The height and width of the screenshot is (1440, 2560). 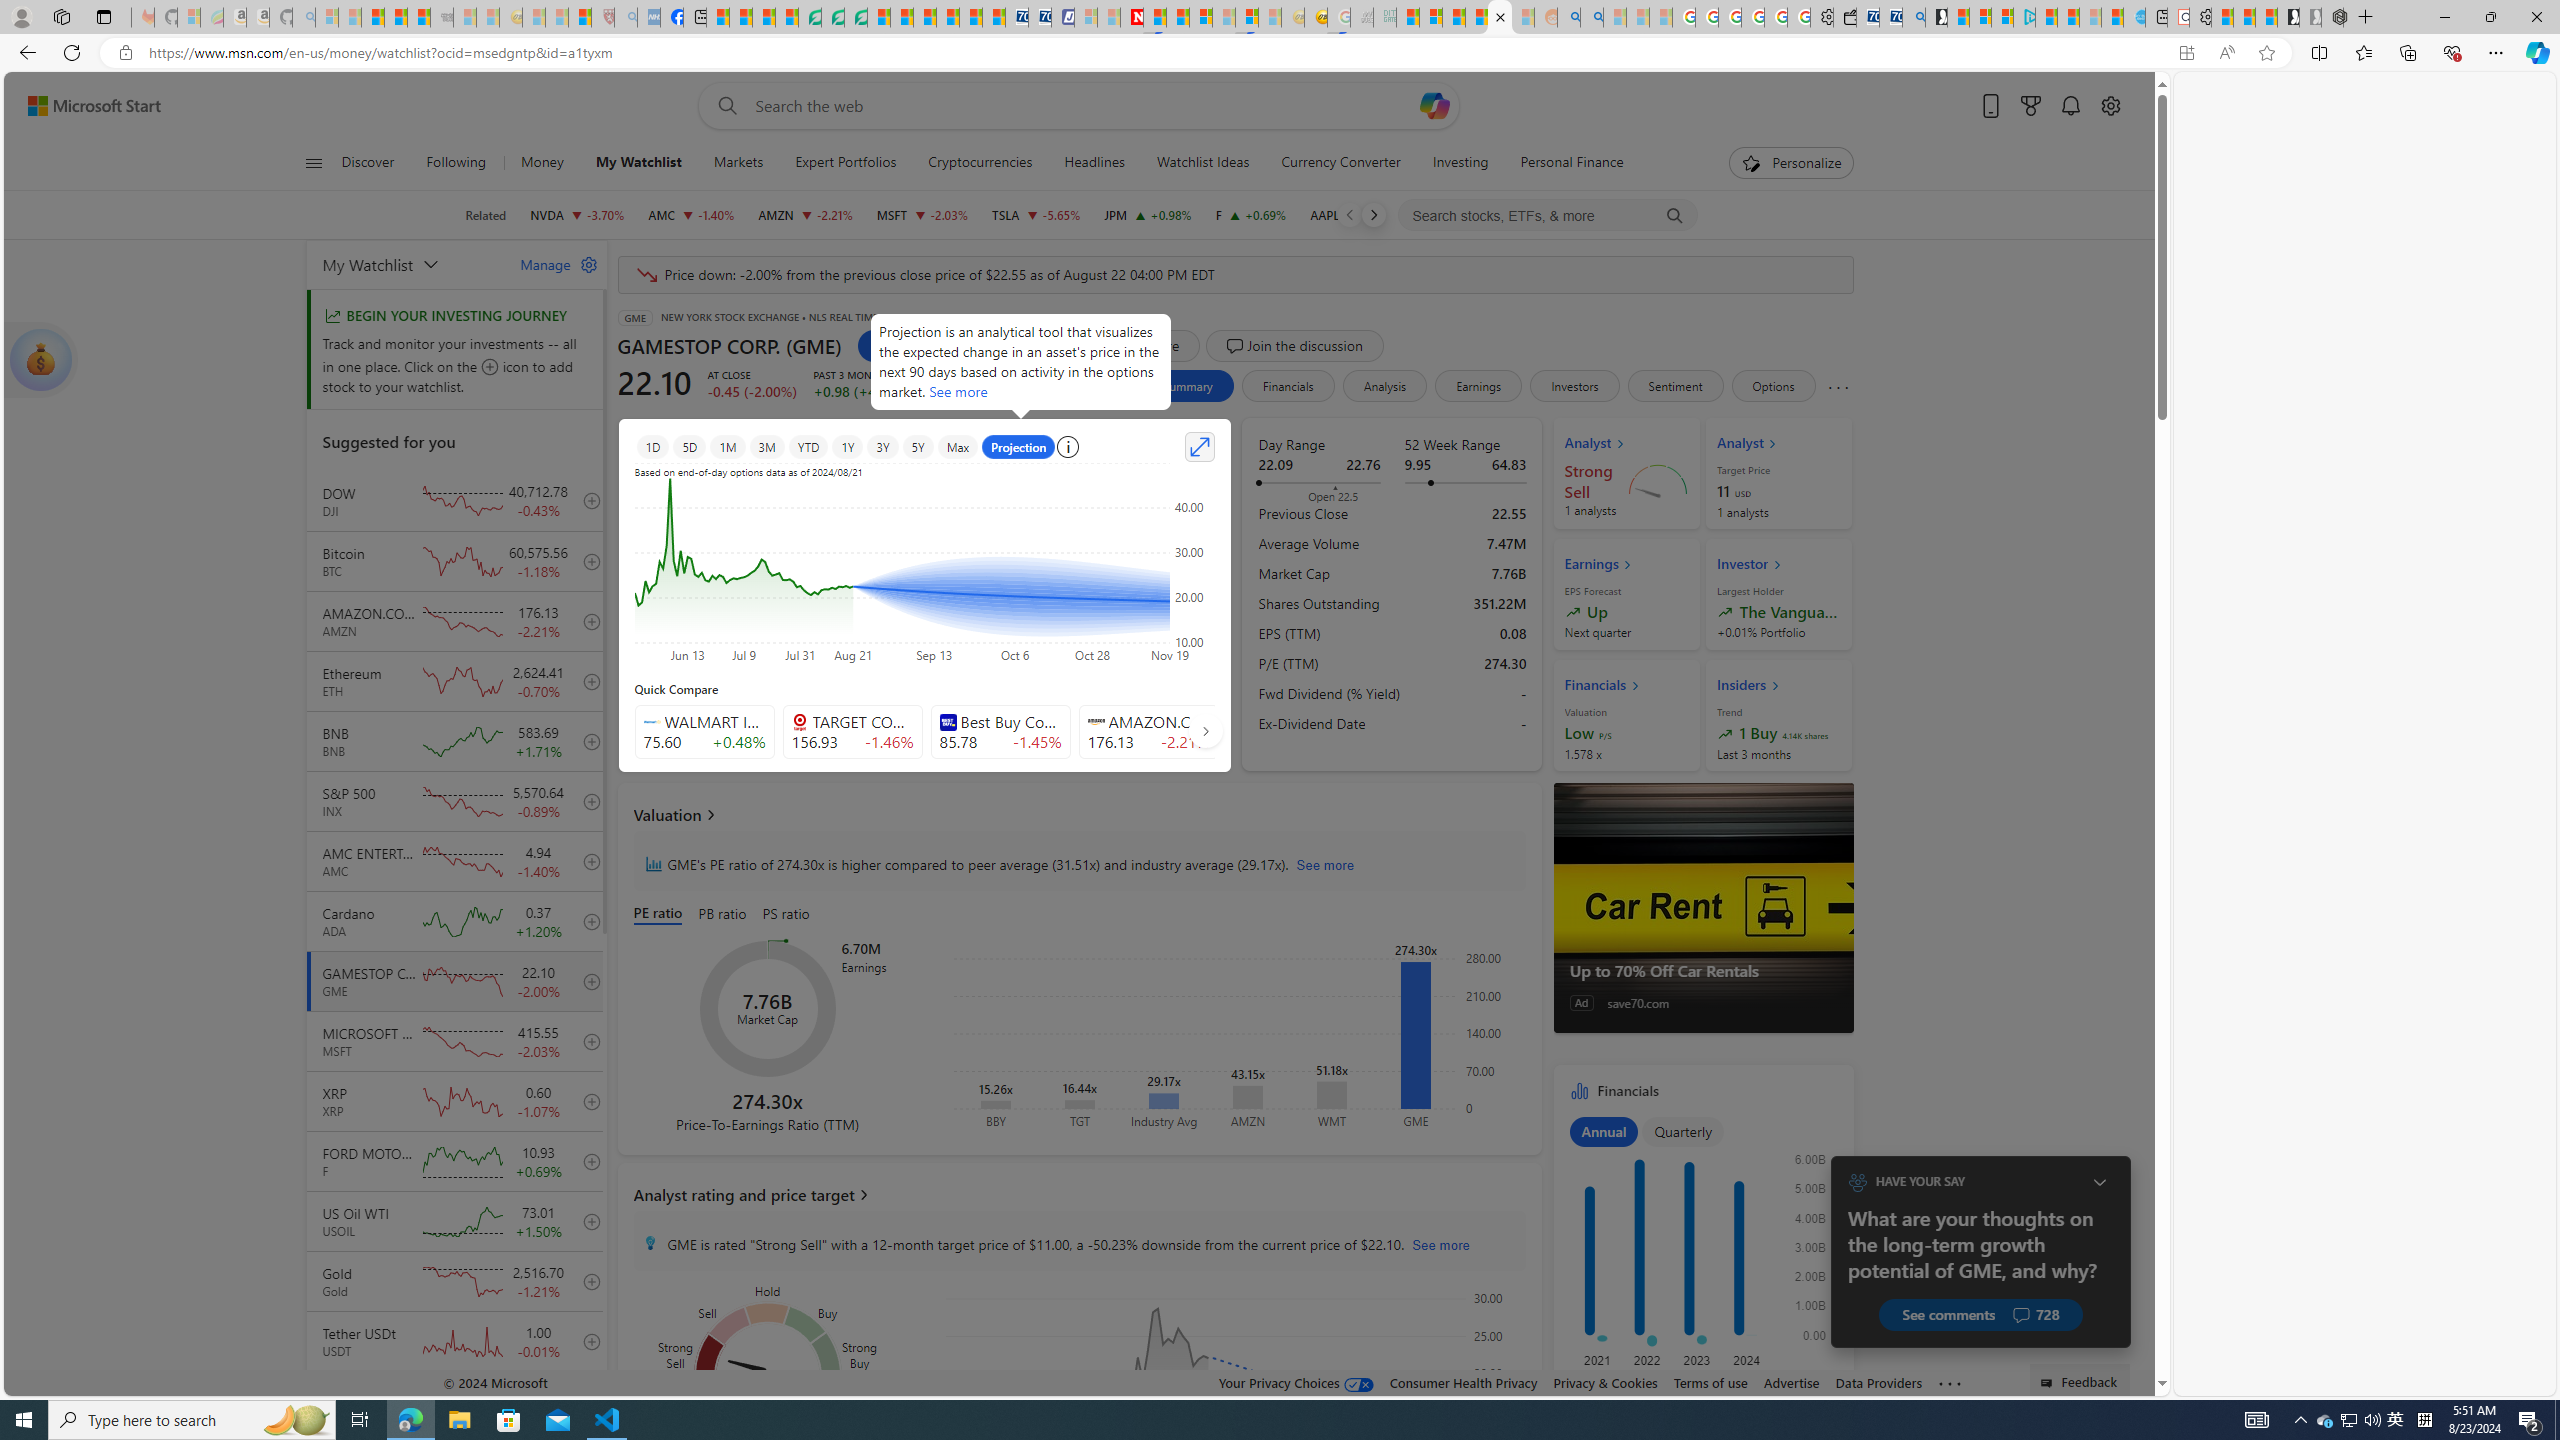 What do you see at coordinates (856, 16) in the screenshot?
I see `'Microsoft Word - consumer-privacy address update 2.2021'` at bounding box center [856, 16].